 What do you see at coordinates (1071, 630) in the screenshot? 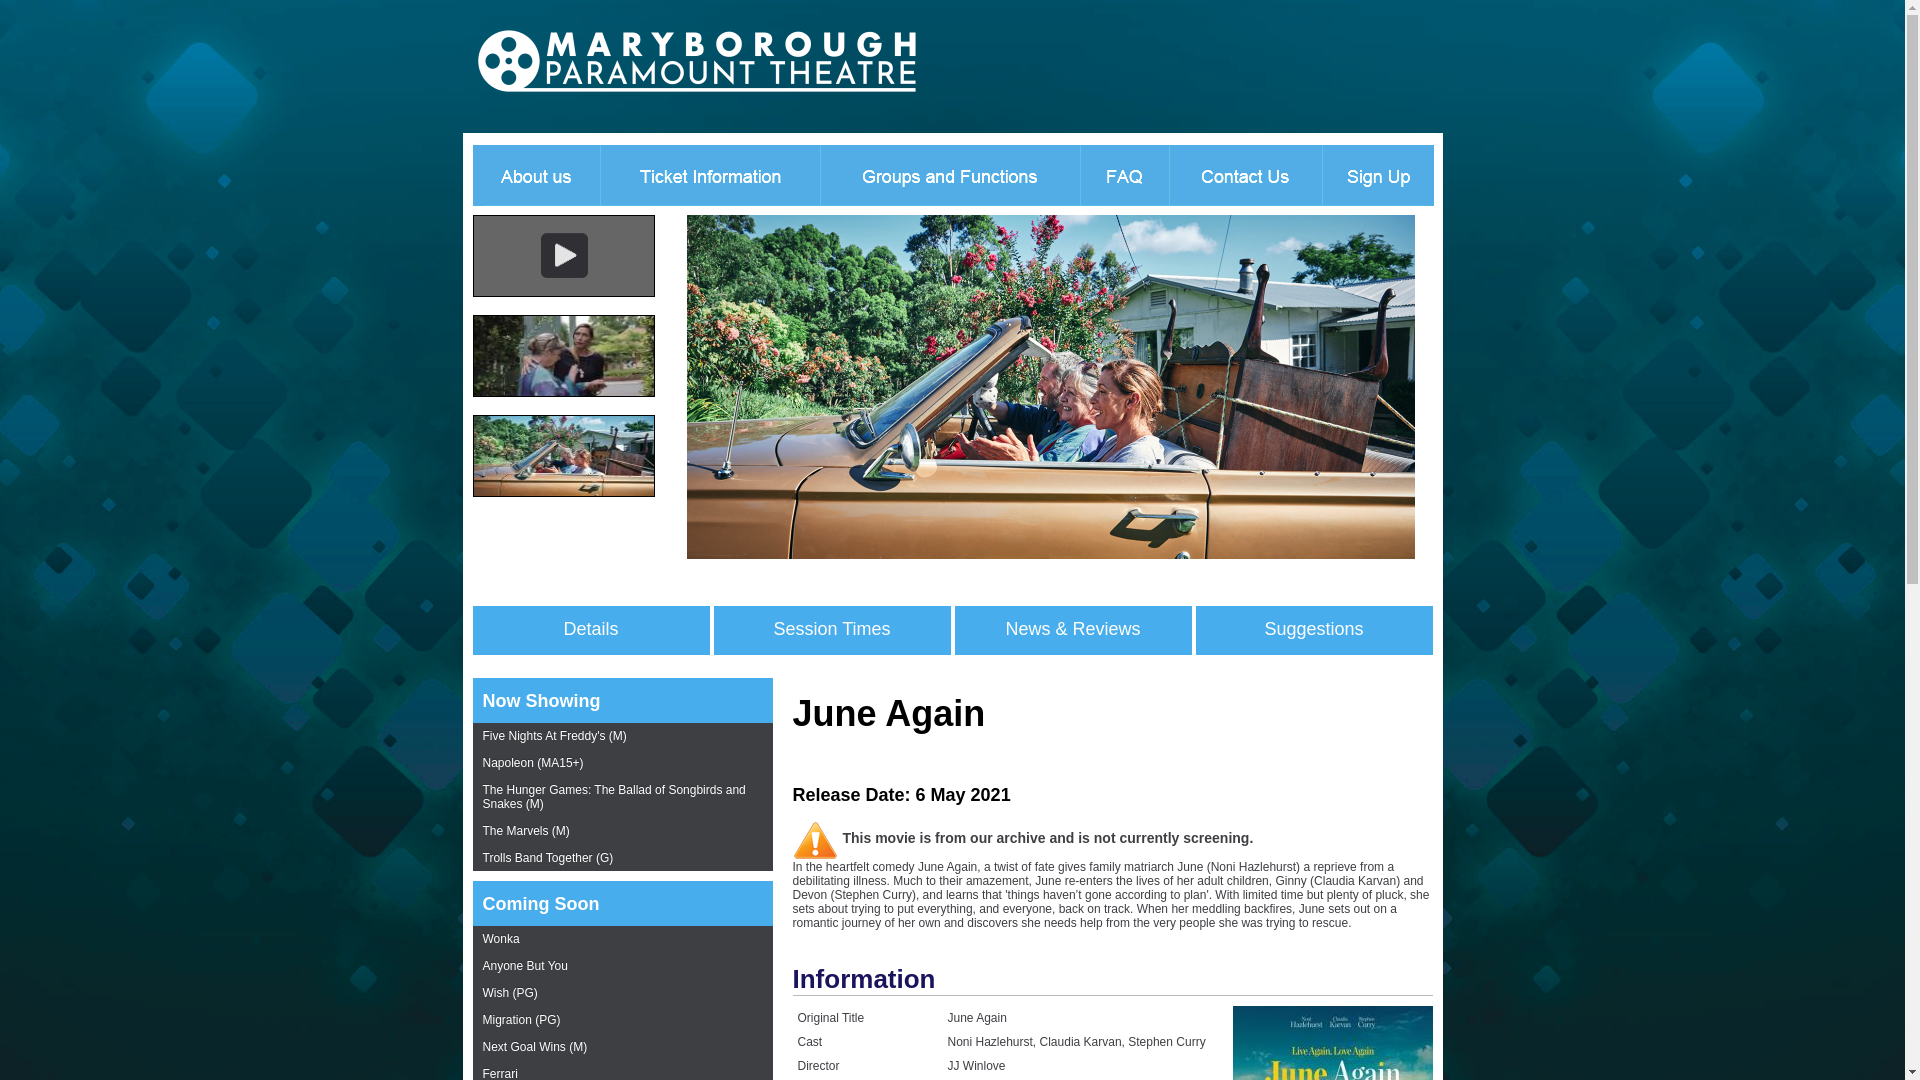
I see `'News & Reviews'` at bounding box center [1071, 630].